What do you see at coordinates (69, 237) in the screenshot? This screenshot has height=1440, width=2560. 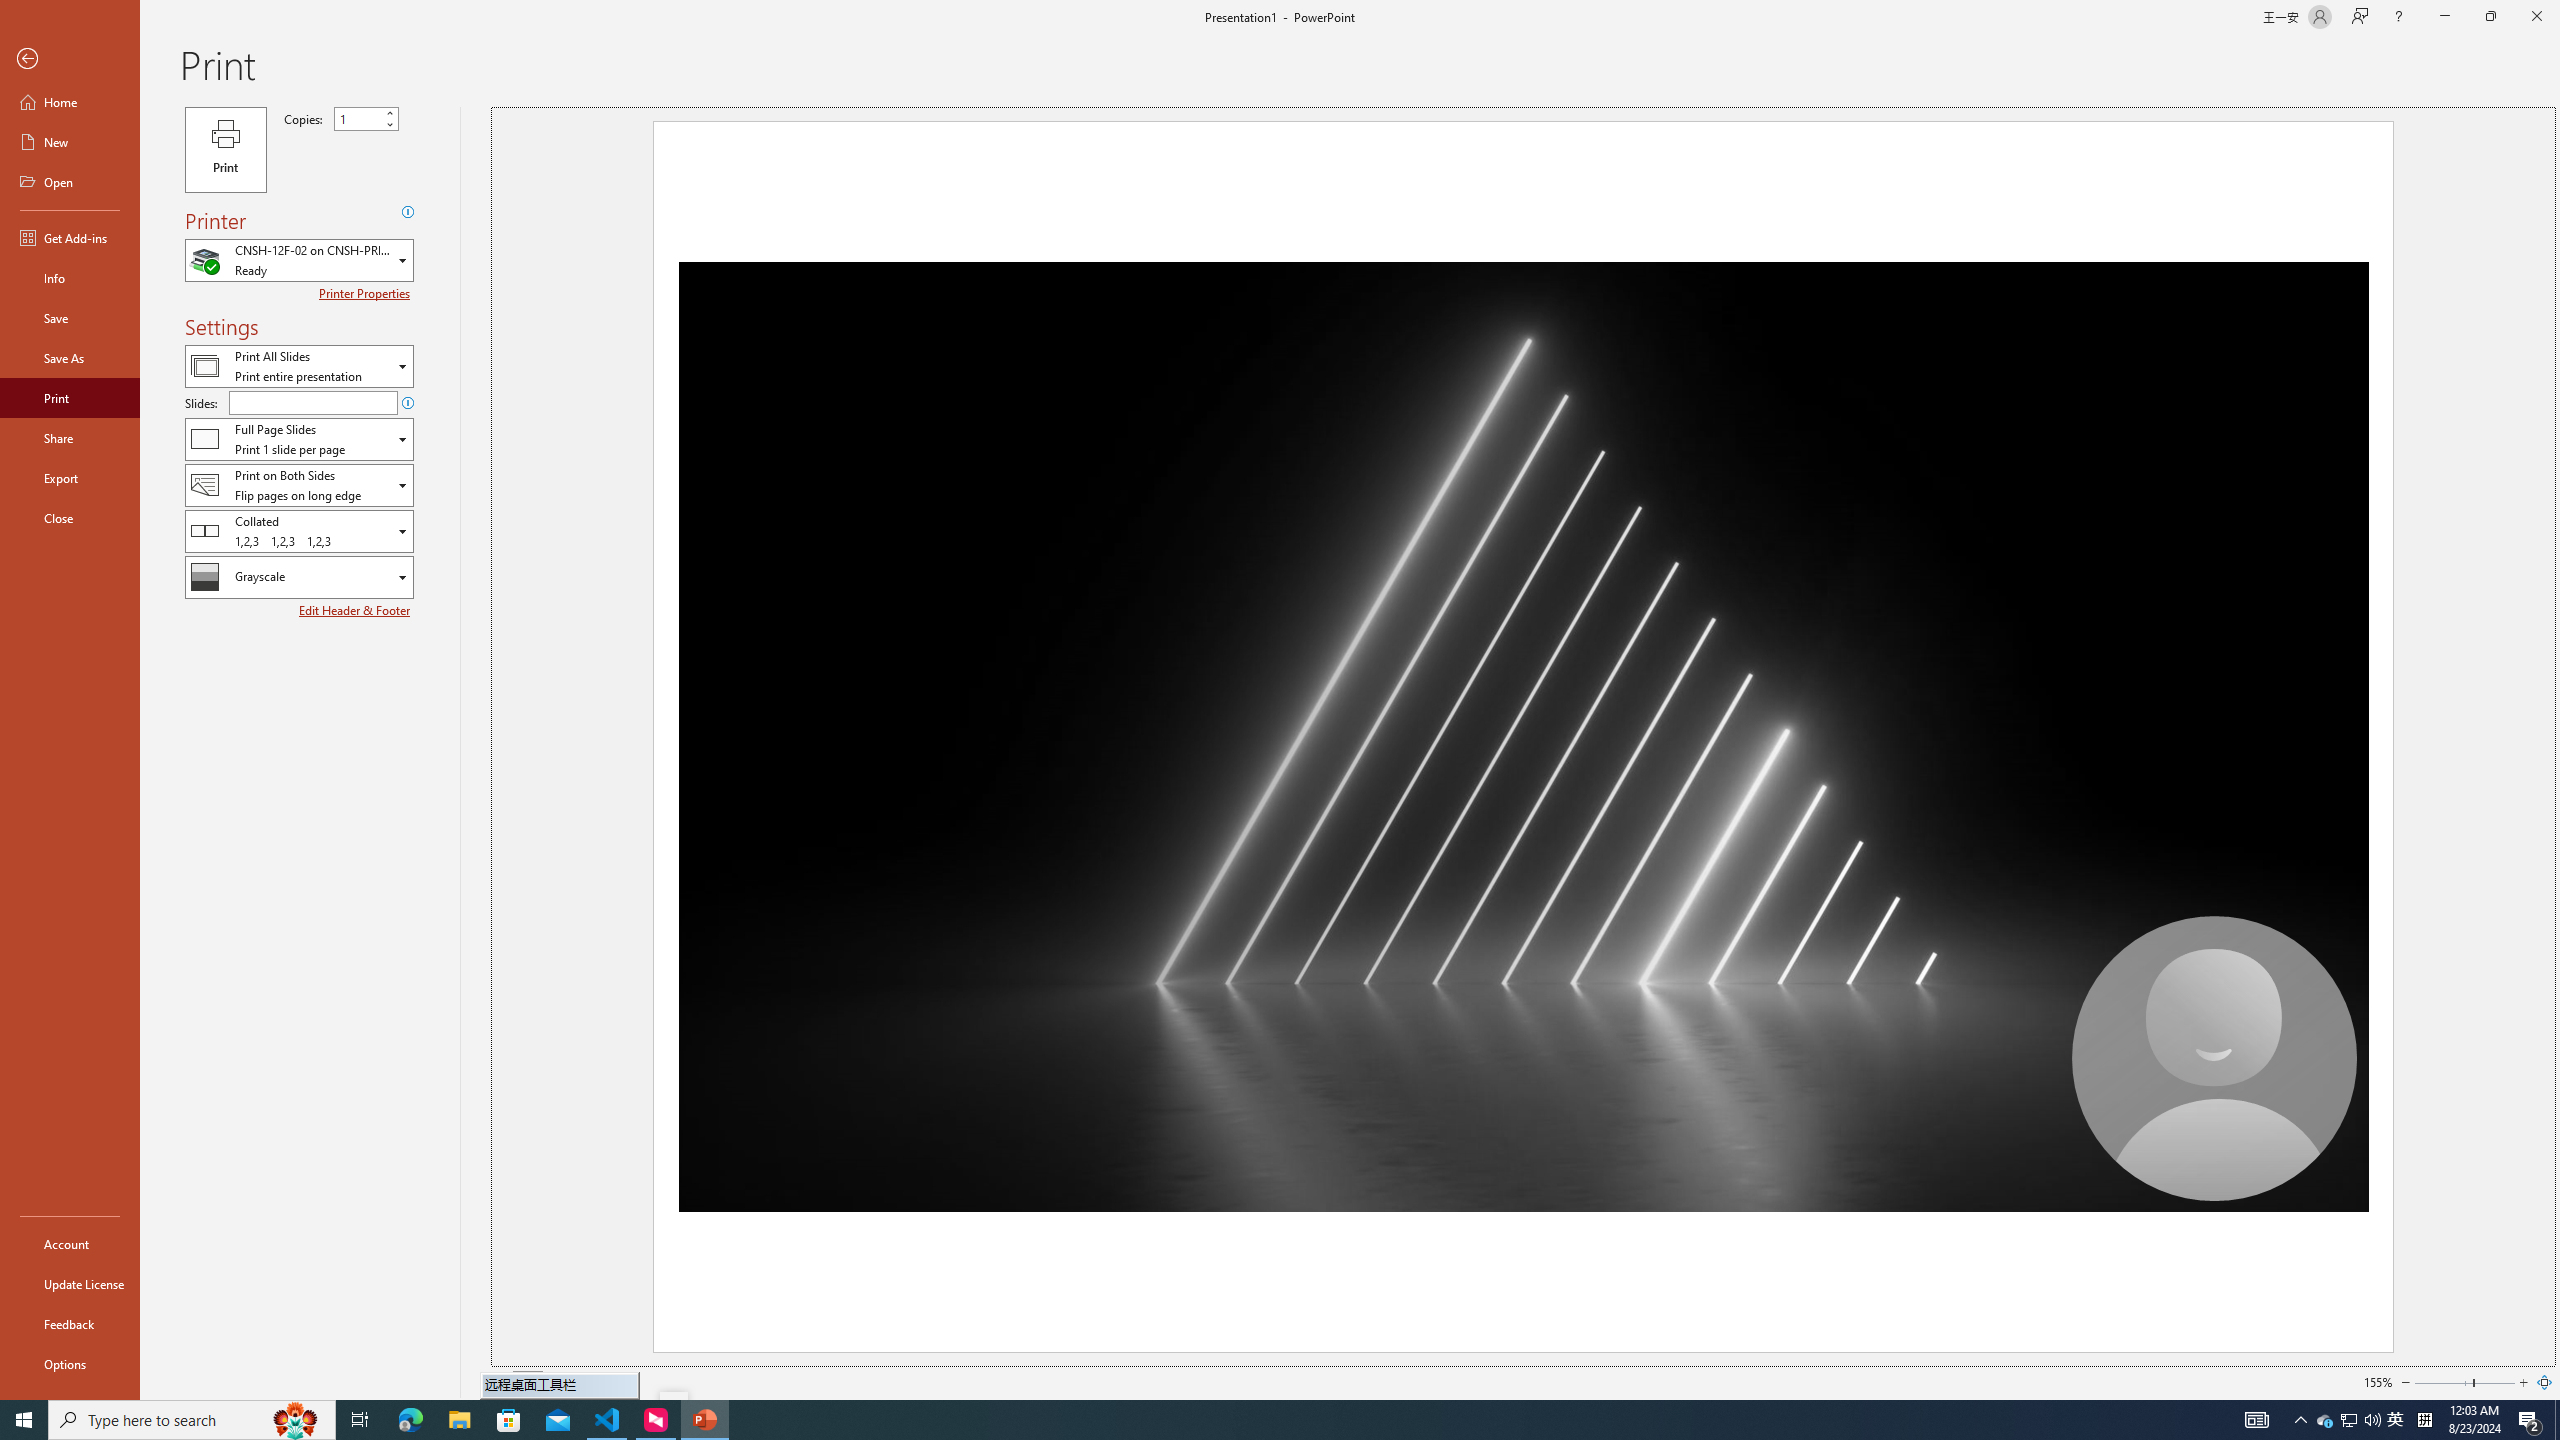 I see `'Get Add-ins'` at bounding box center [69, 237].